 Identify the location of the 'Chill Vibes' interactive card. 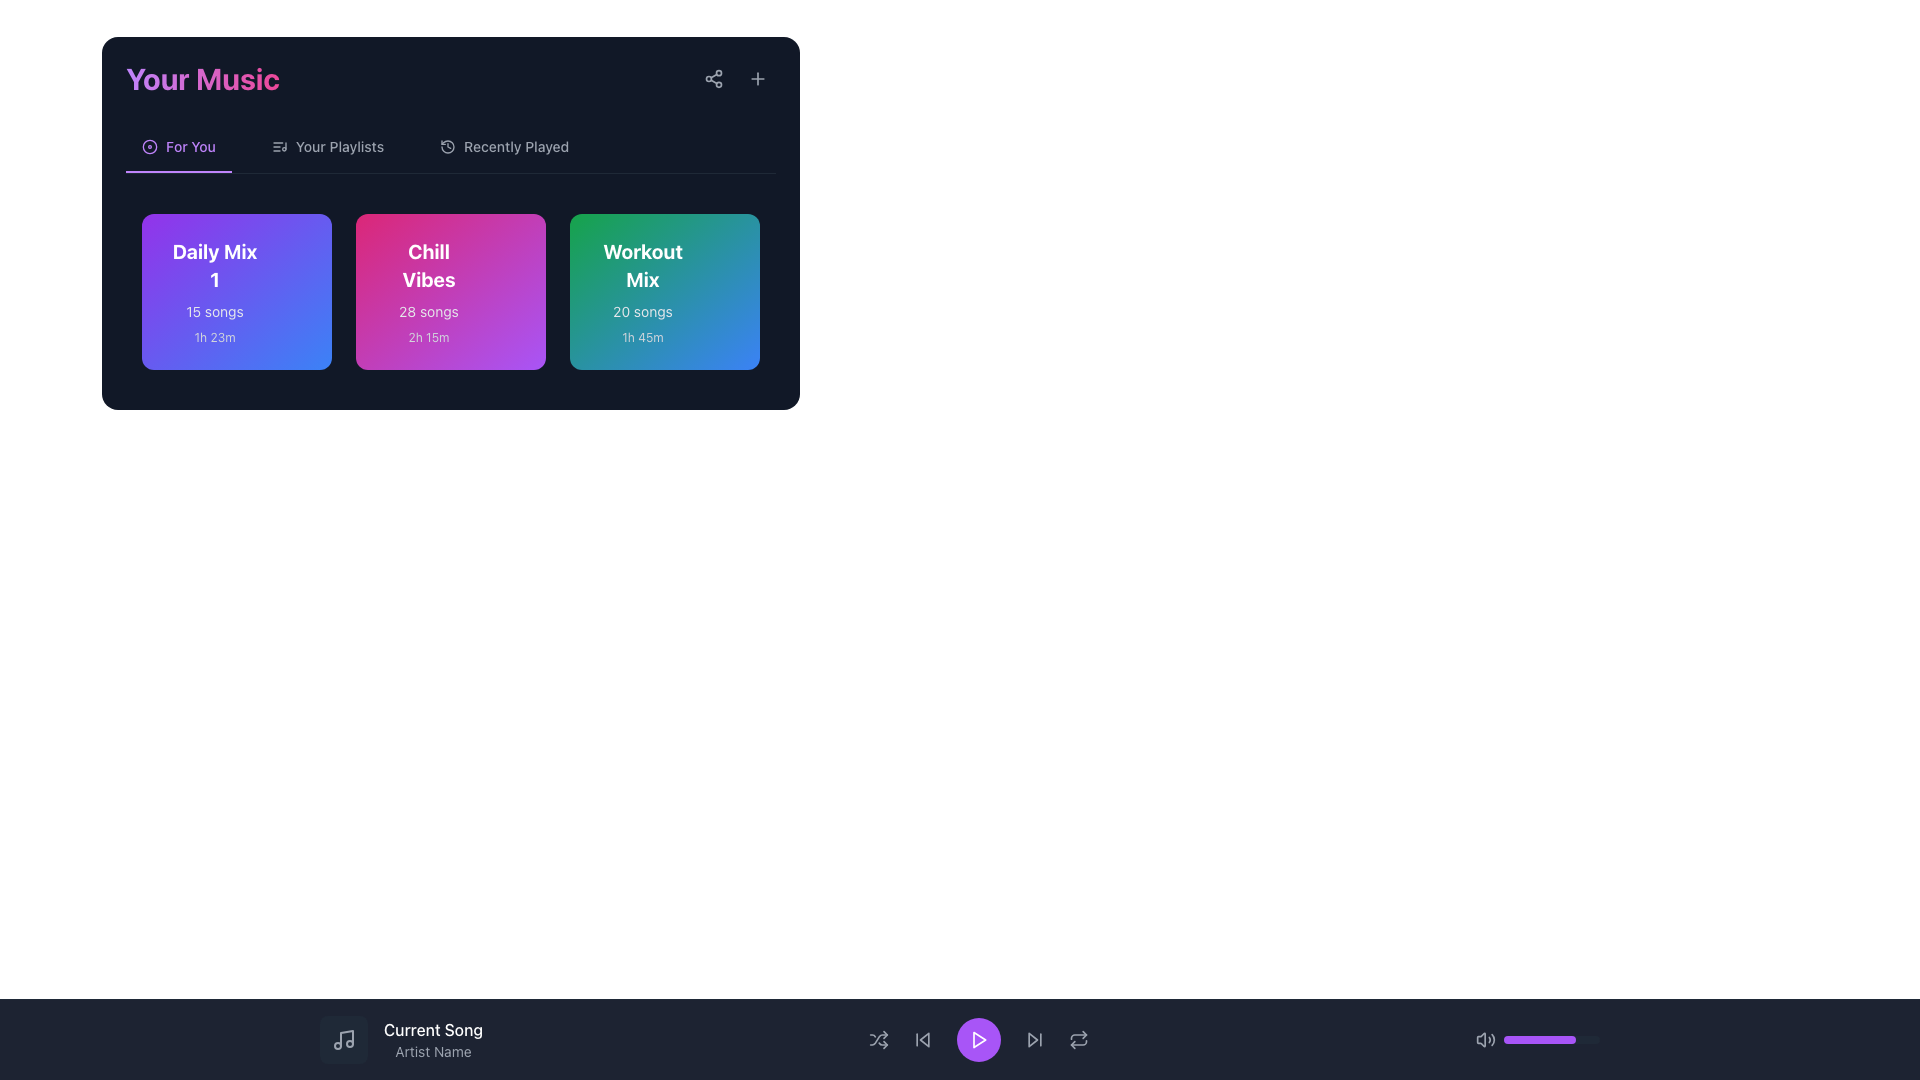
(450, 292).